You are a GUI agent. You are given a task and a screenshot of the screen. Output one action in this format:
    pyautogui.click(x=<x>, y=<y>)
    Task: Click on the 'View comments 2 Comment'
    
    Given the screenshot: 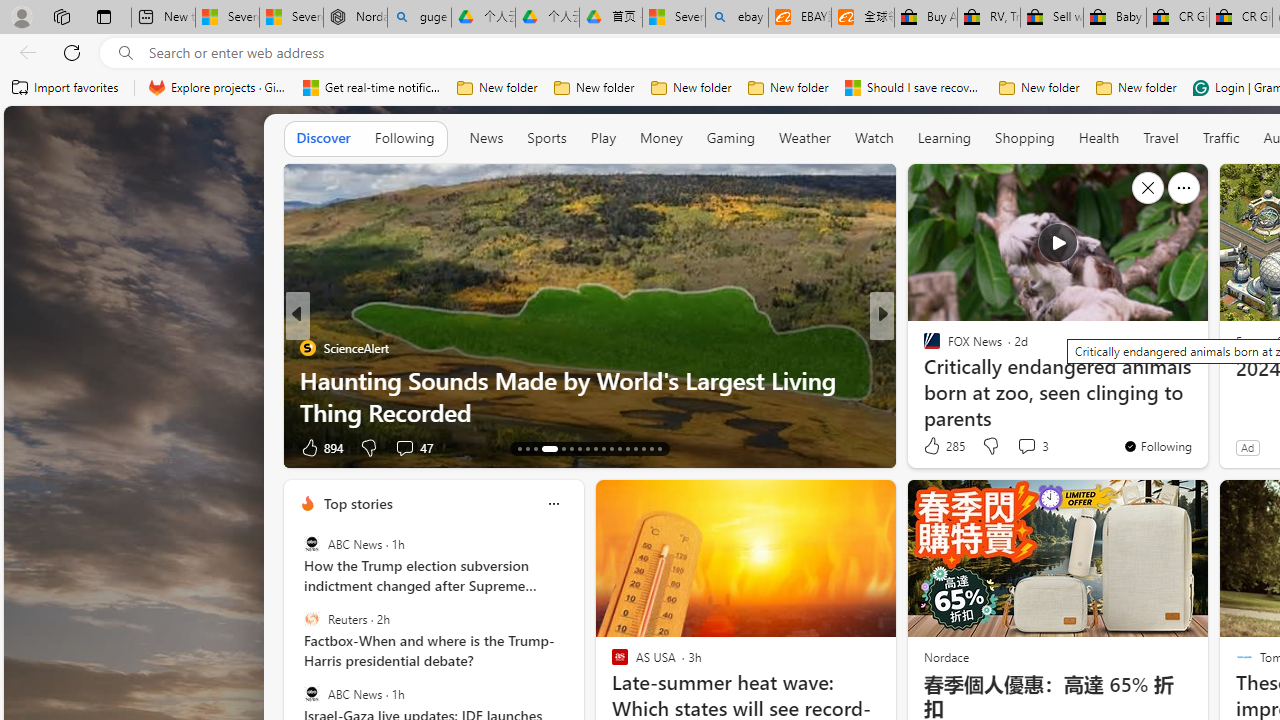 What is the action you would take?
    pyautogui.click(x=1020, y=446)
    